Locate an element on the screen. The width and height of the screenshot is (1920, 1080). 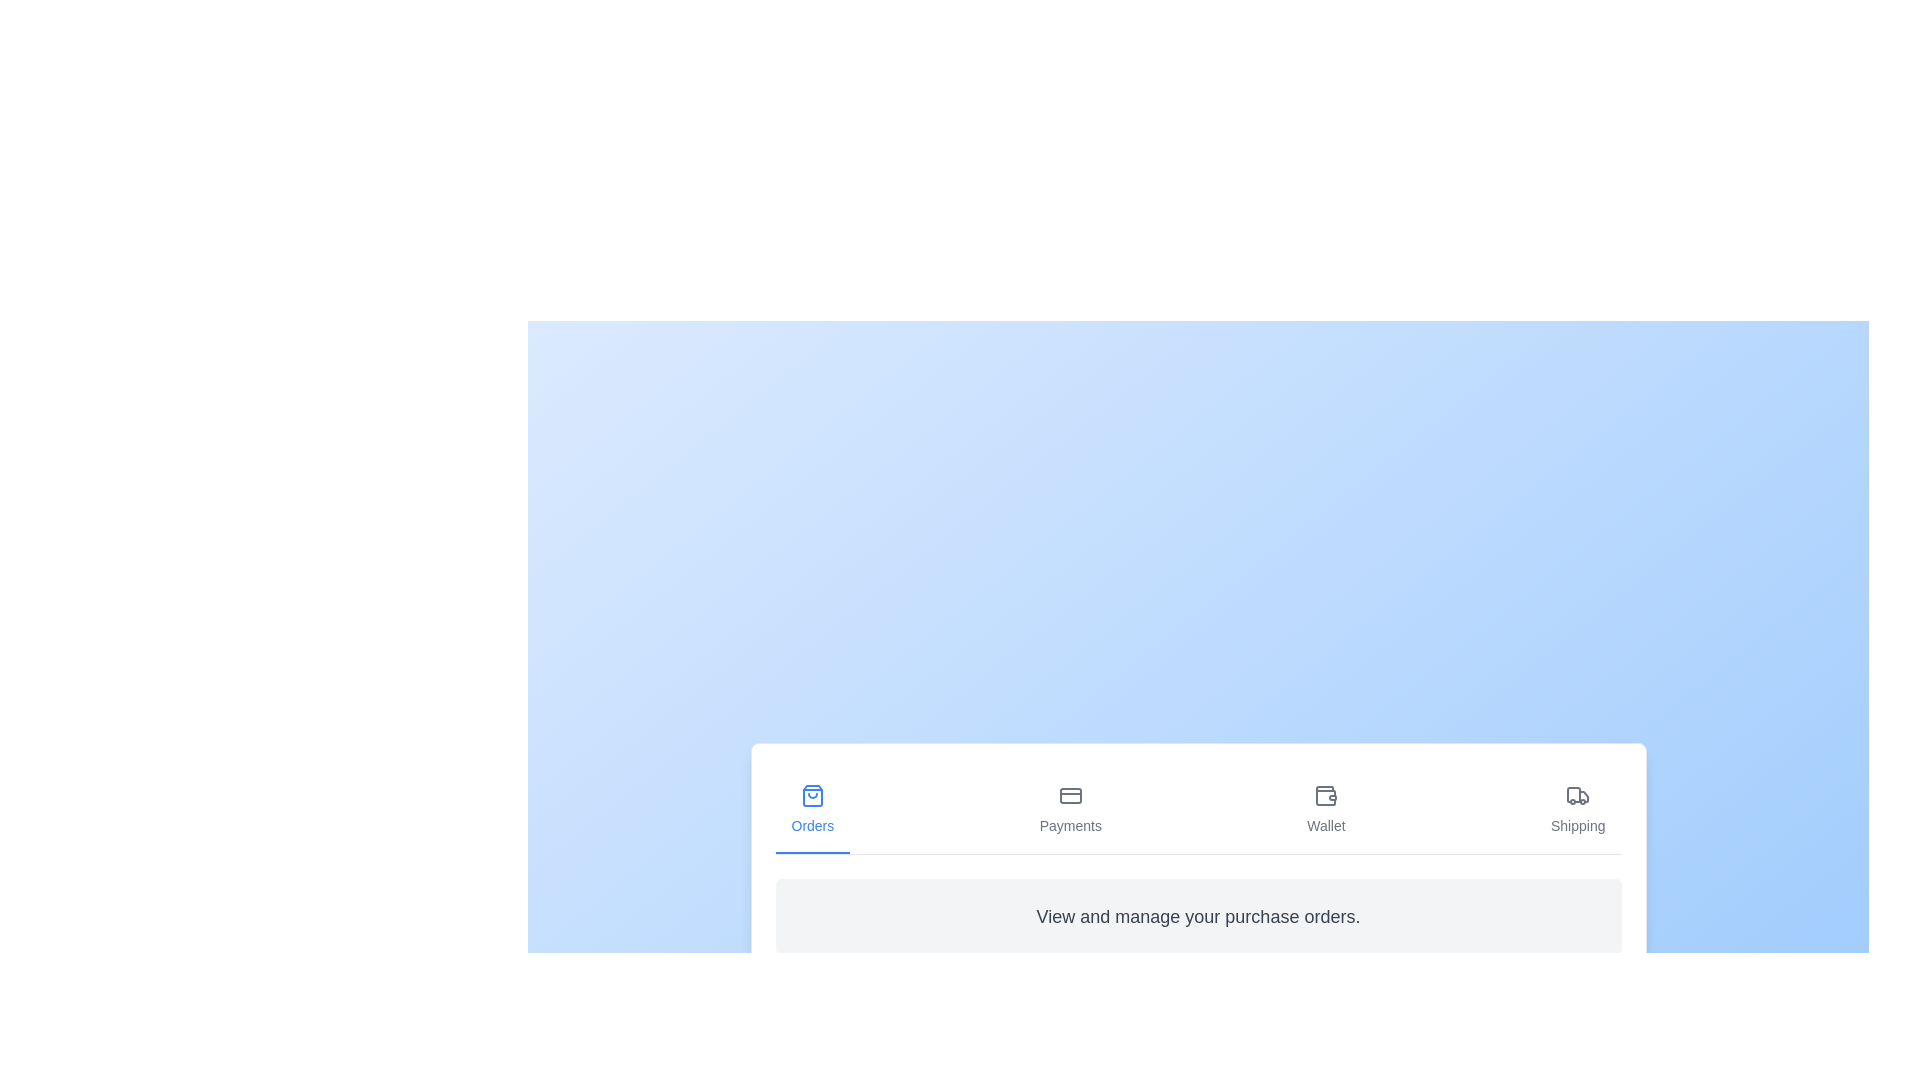
the truck icon in the 'Shipping' tab section of the top navigation bar, which is styled with a gray outline and represents shipping is located at coordinates (1577, 794).